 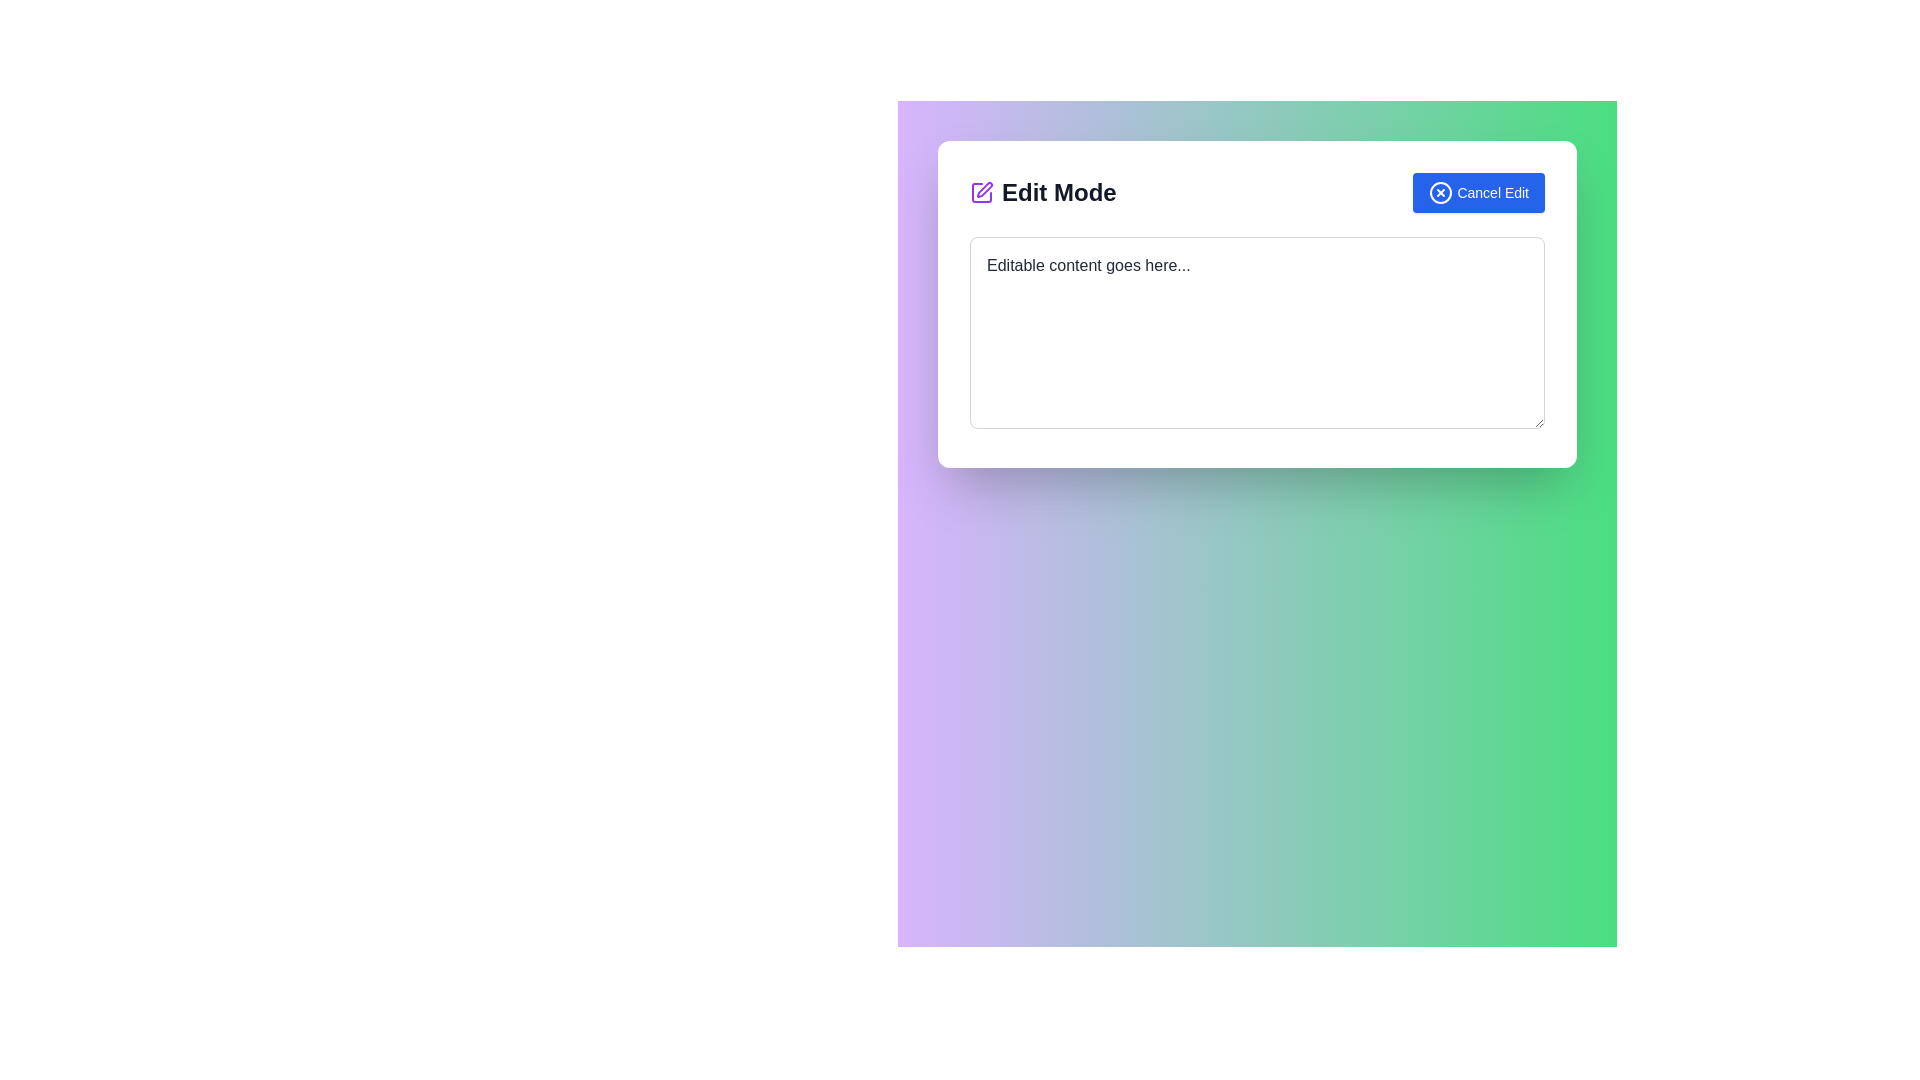 I want to click on the circle-shaped graphical component of the 'Cancel Edit' icon located at the top-right corner of the modal interface, so click(x=1441, y=192).